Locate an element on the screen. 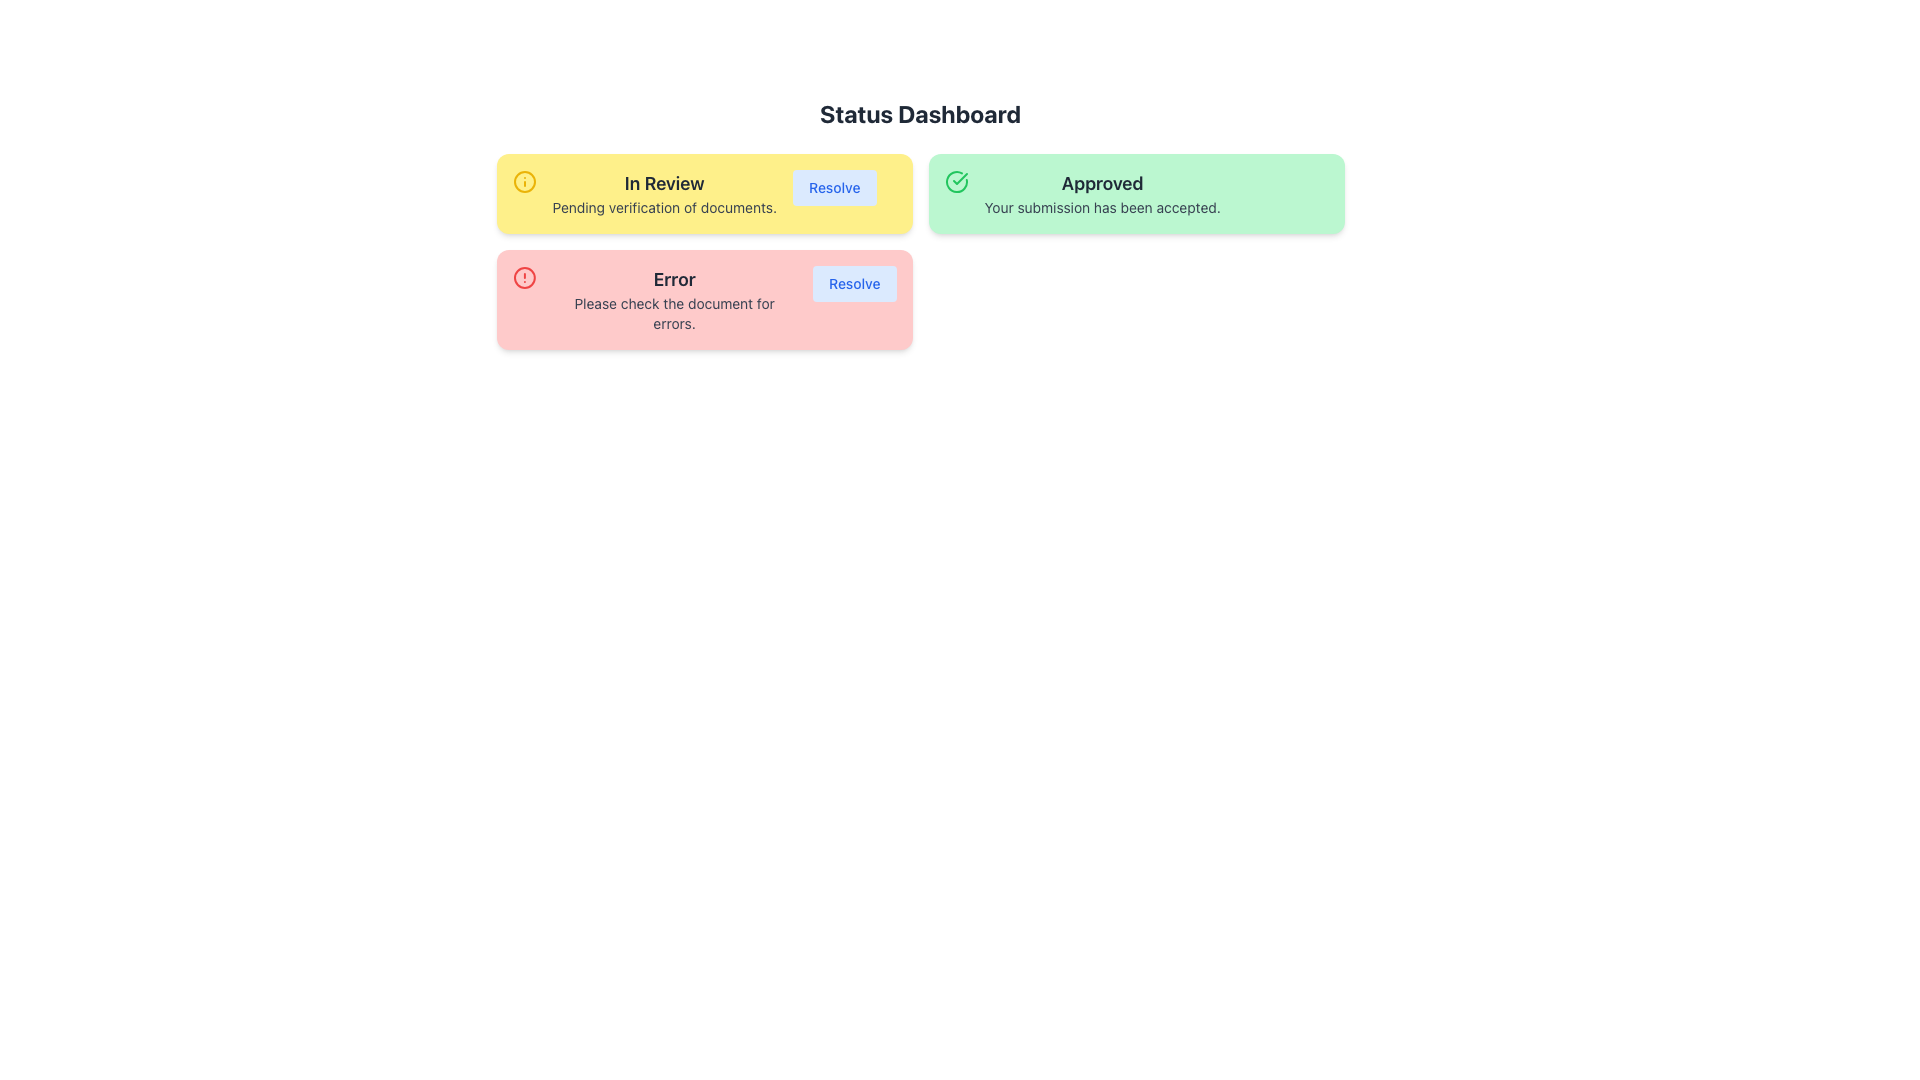  the Static Text element that indicates the approval state of a submission, positioned at the top of the green card in the 'Status Dashboard' interface is located at coordinates (1101, 184).